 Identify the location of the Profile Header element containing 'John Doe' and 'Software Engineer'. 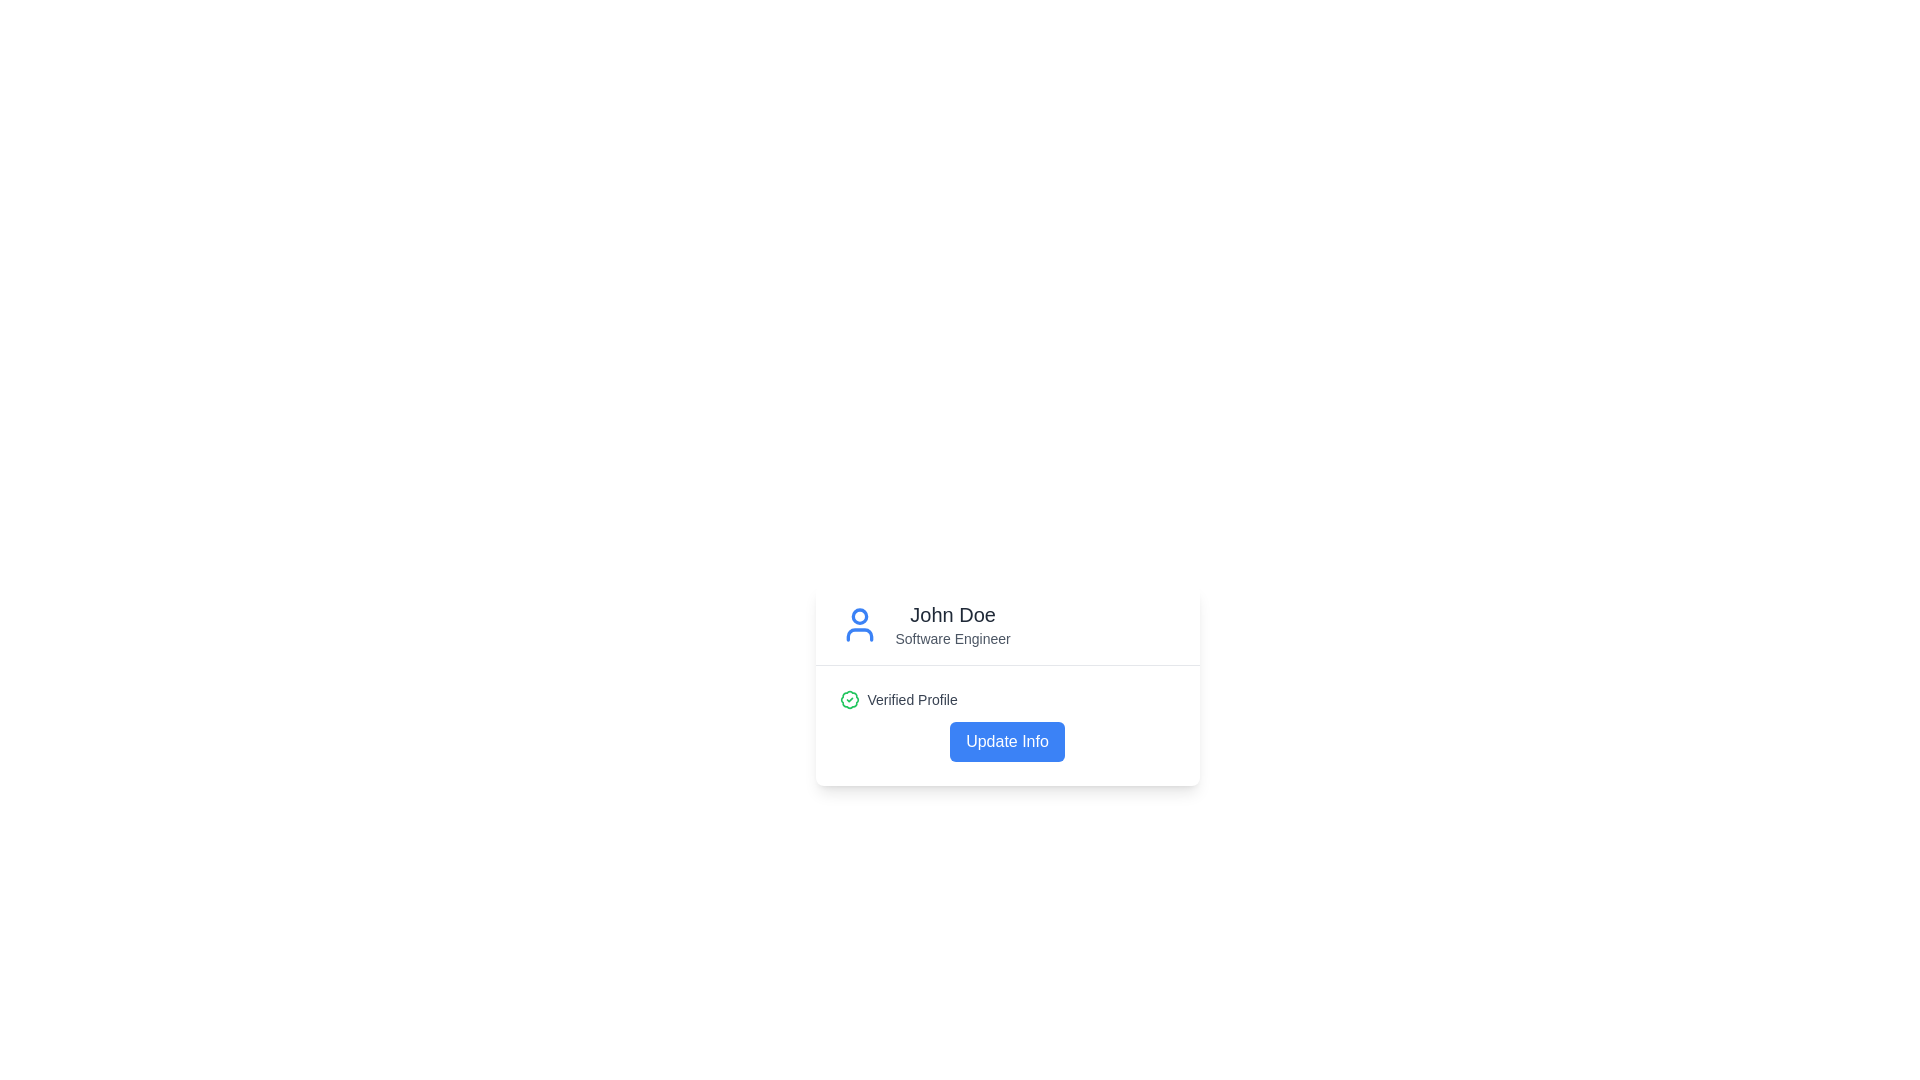
(1007, 624).